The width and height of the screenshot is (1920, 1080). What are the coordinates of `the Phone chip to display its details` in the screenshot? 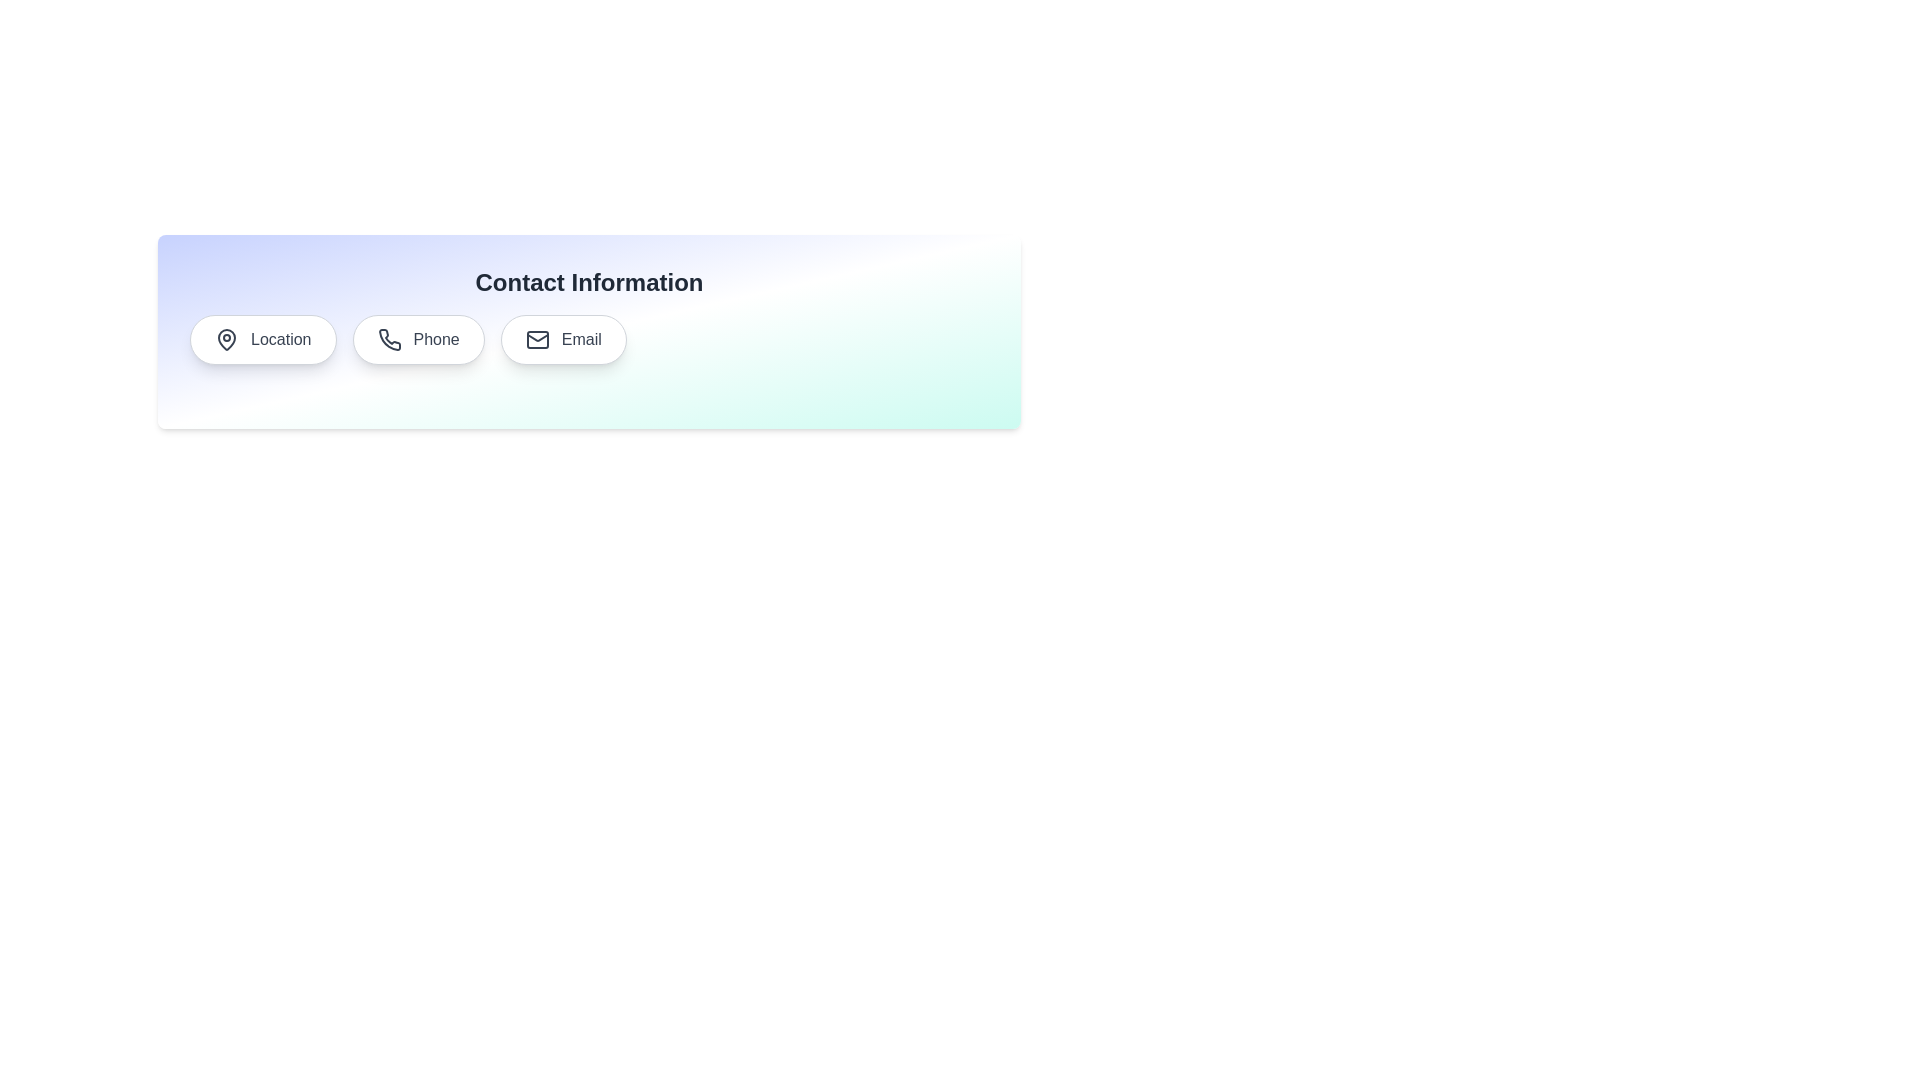 It's located at (417, 338).